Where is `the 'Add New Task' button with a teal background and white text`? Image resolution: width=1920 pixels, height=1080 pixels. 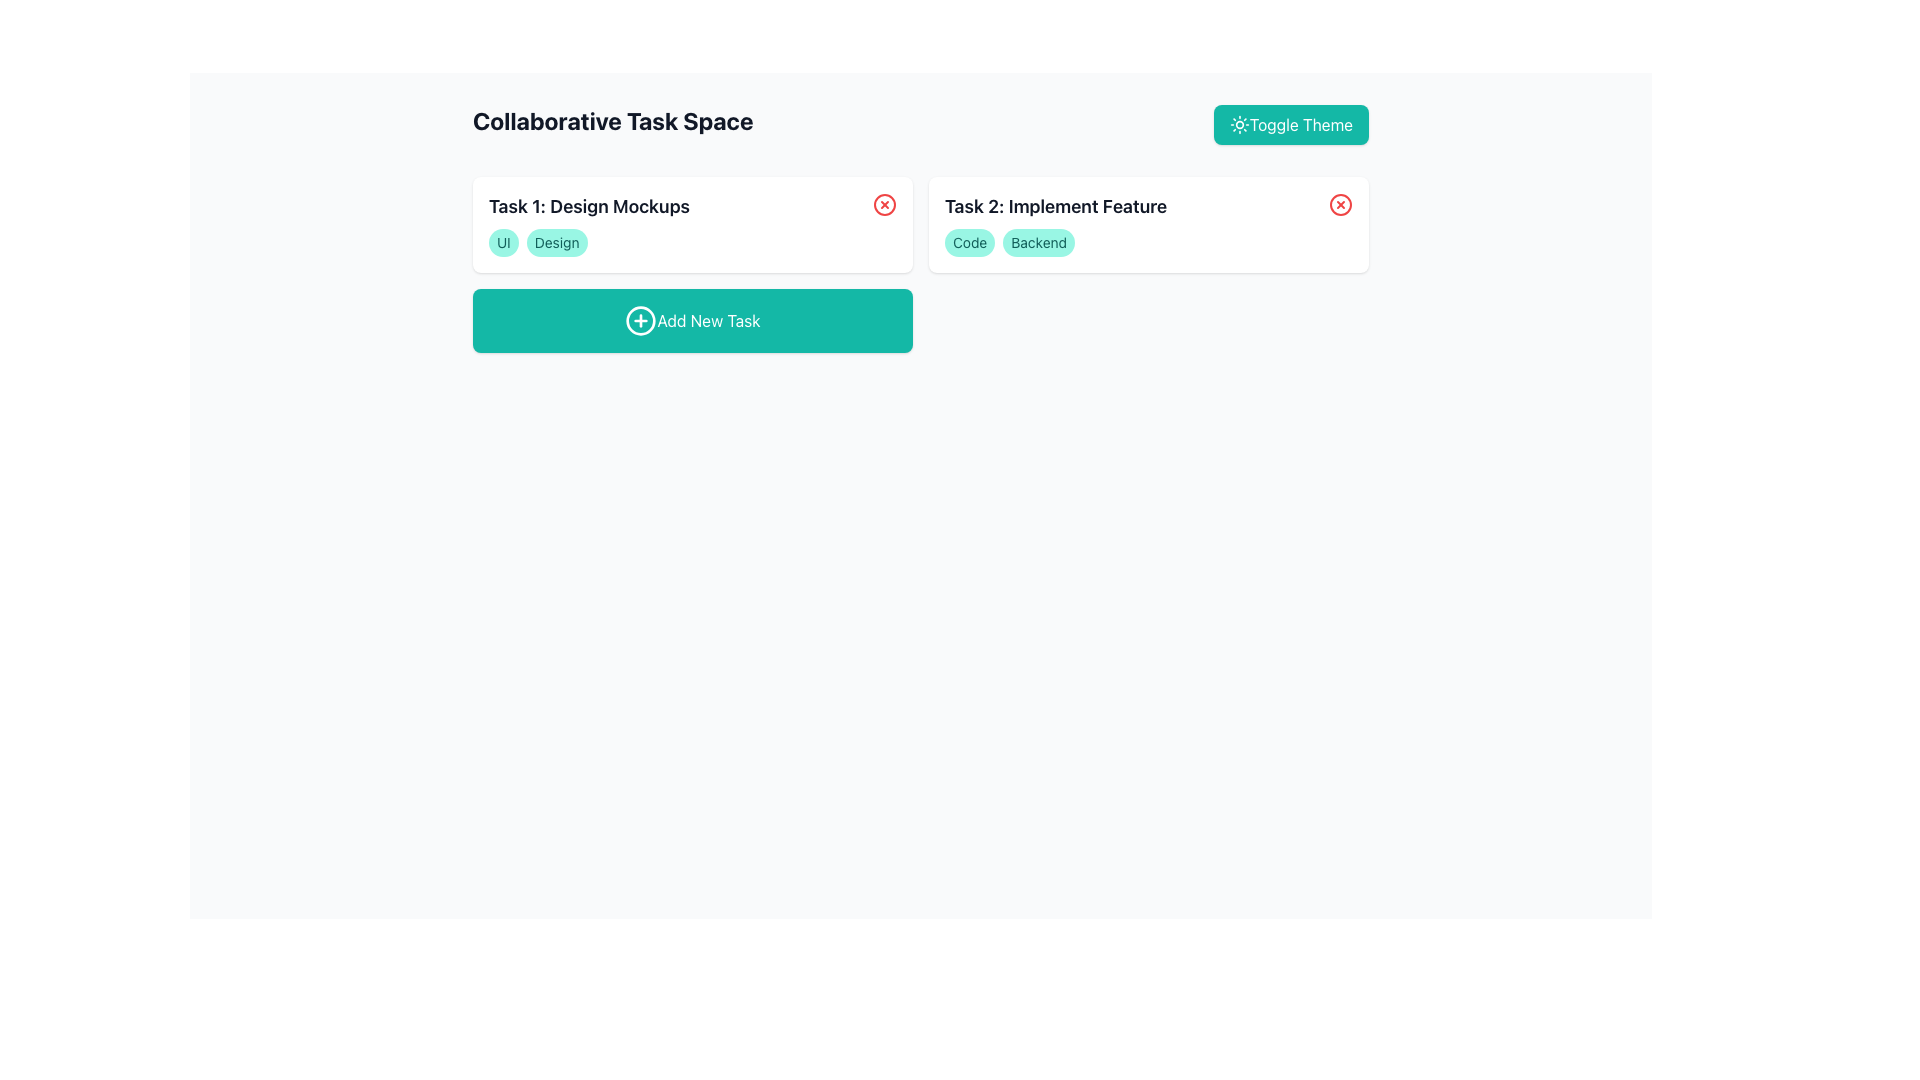 the 'Add New Task' button with a teal background and white text is located at coordinates (692, 319).